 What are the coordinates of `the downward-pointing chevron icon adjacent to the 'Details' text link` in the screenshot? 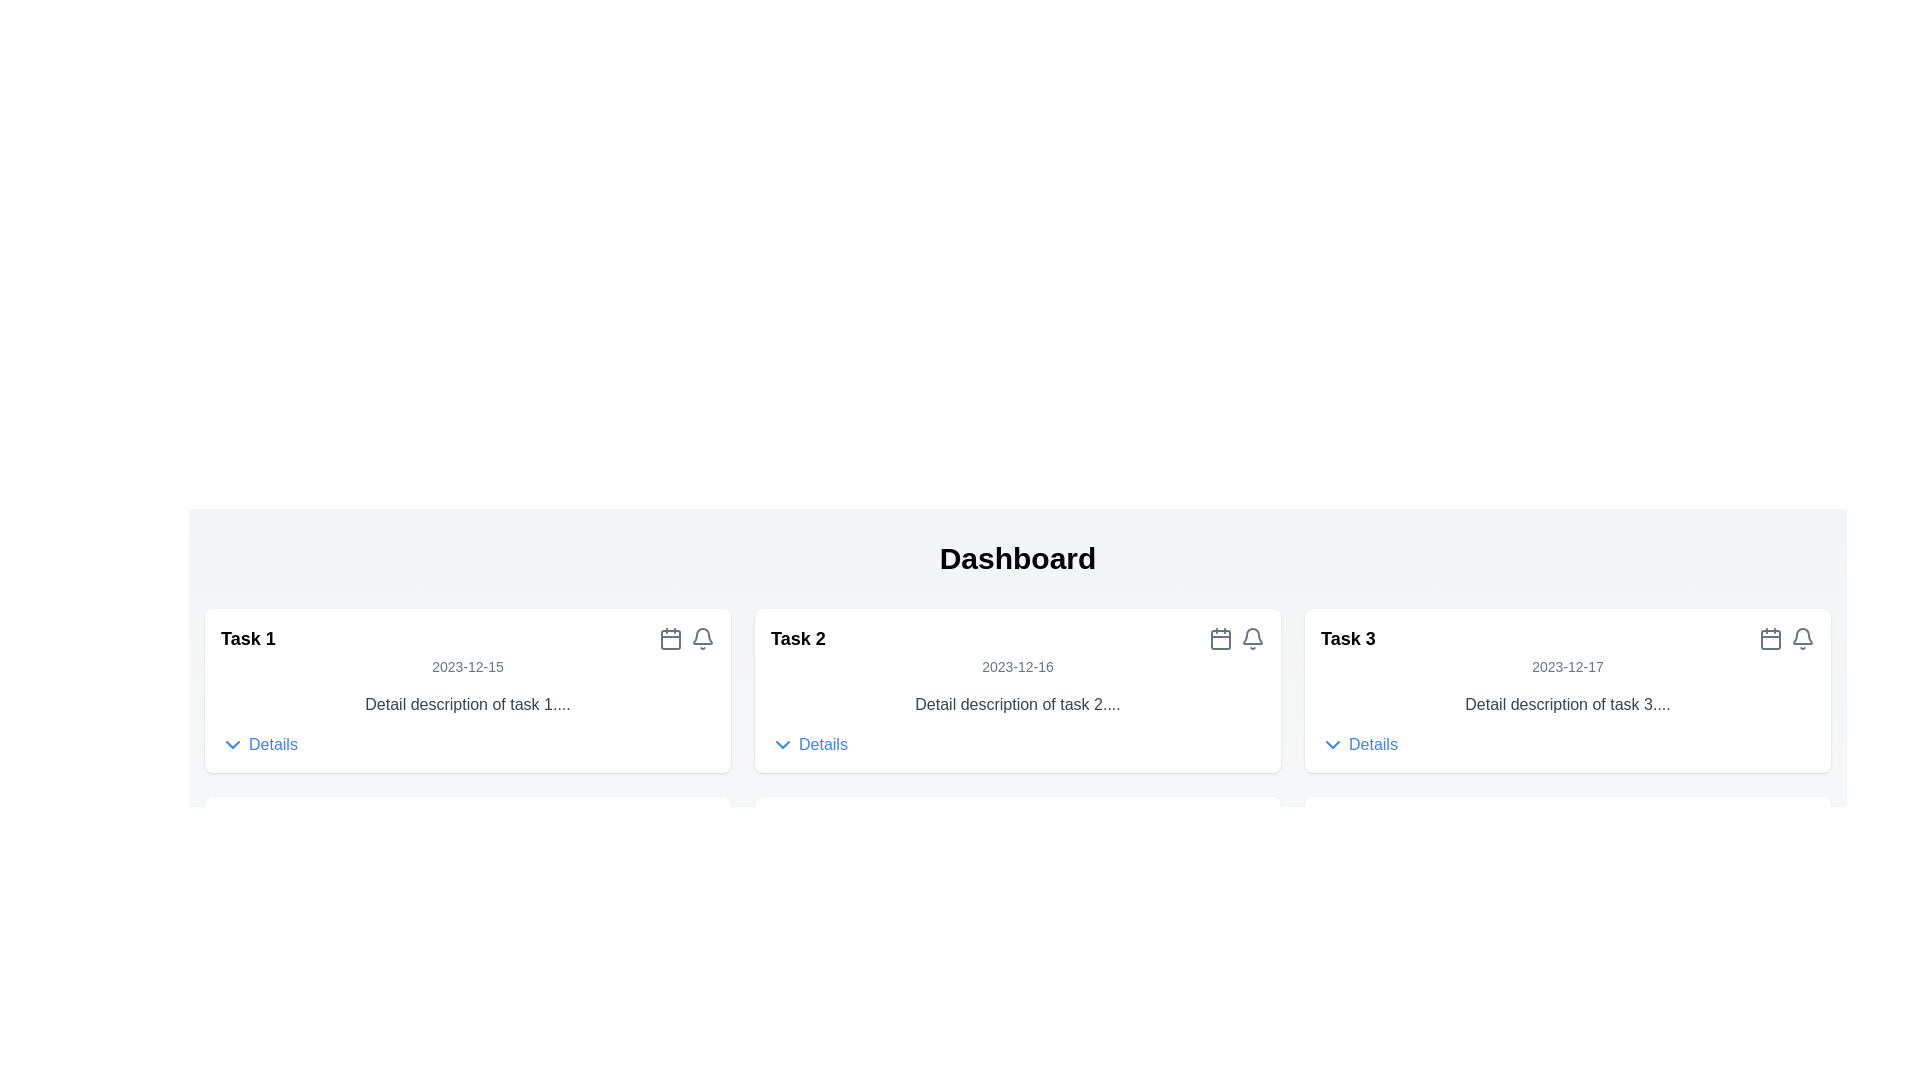 It's located at (233, 744).